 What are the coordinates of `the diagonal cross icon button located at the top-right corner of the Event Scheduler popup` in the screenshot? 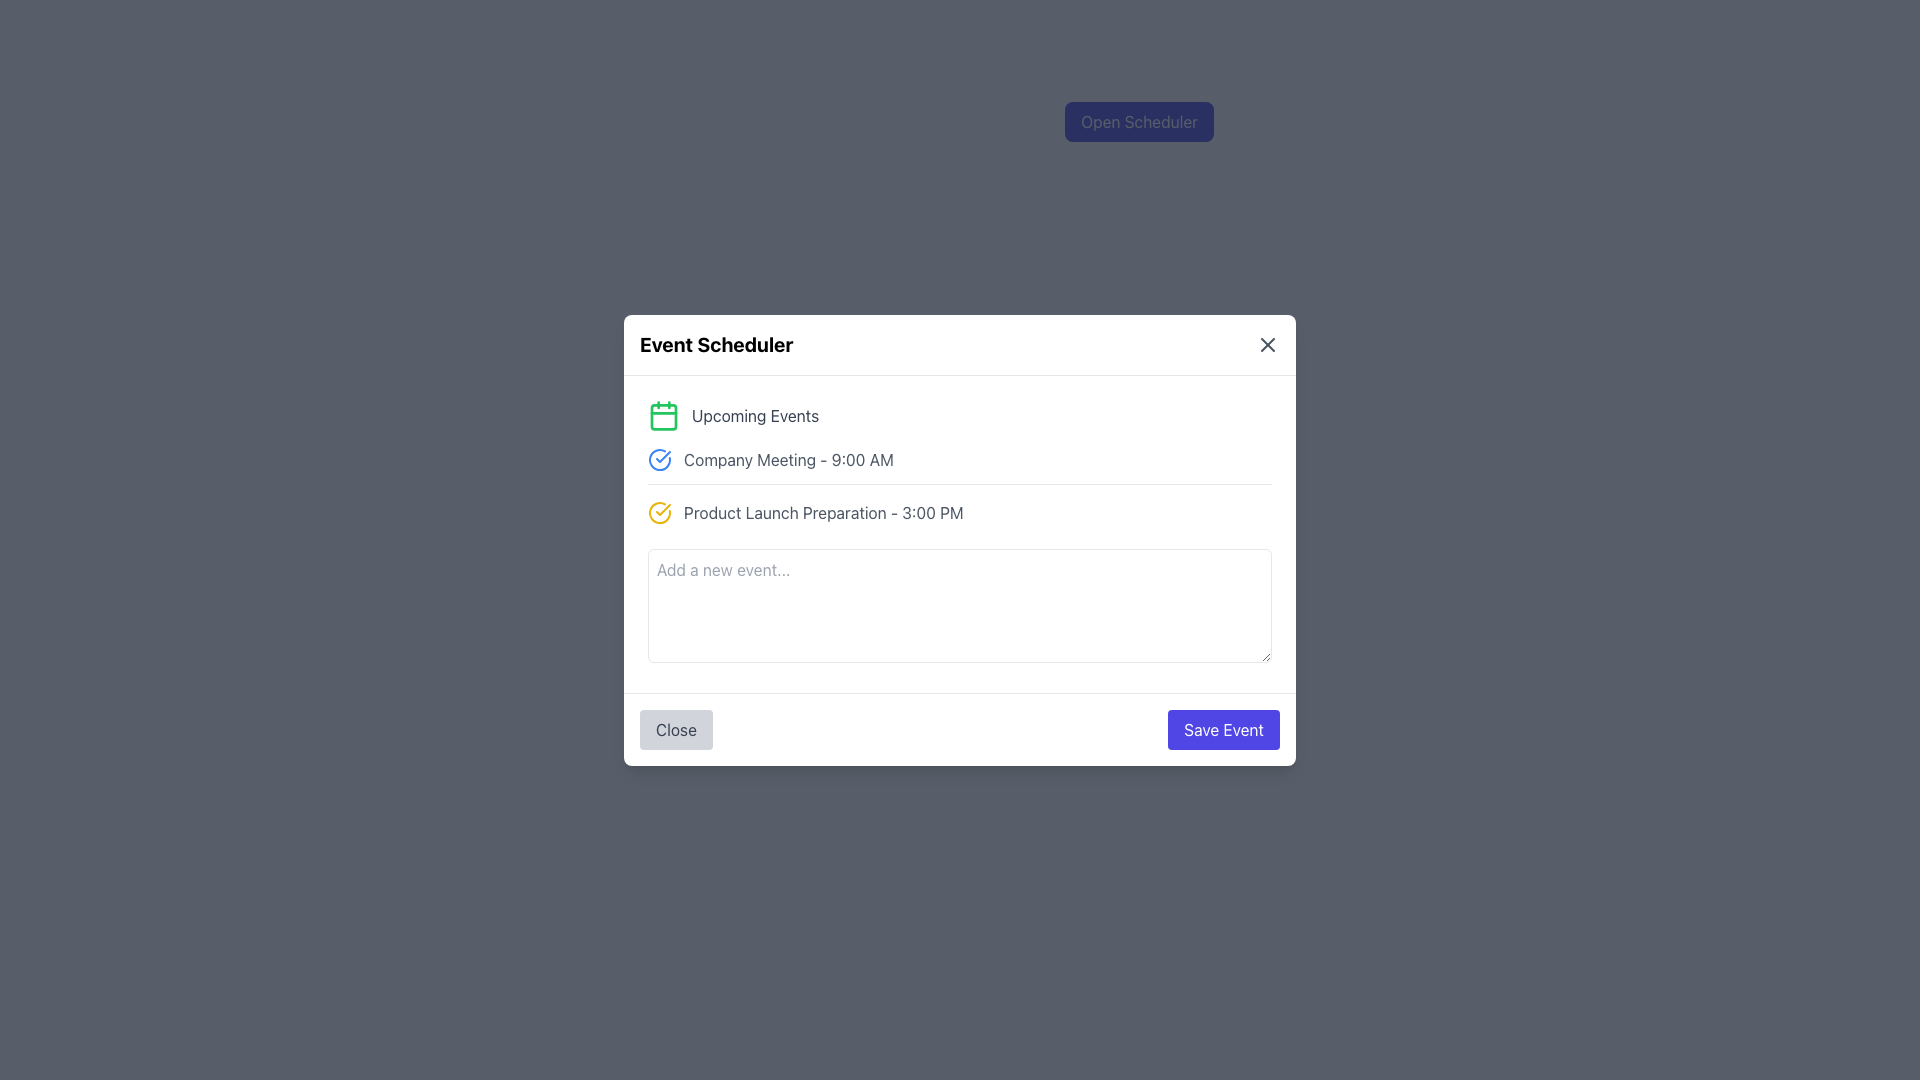 It's located at (1266, 342).